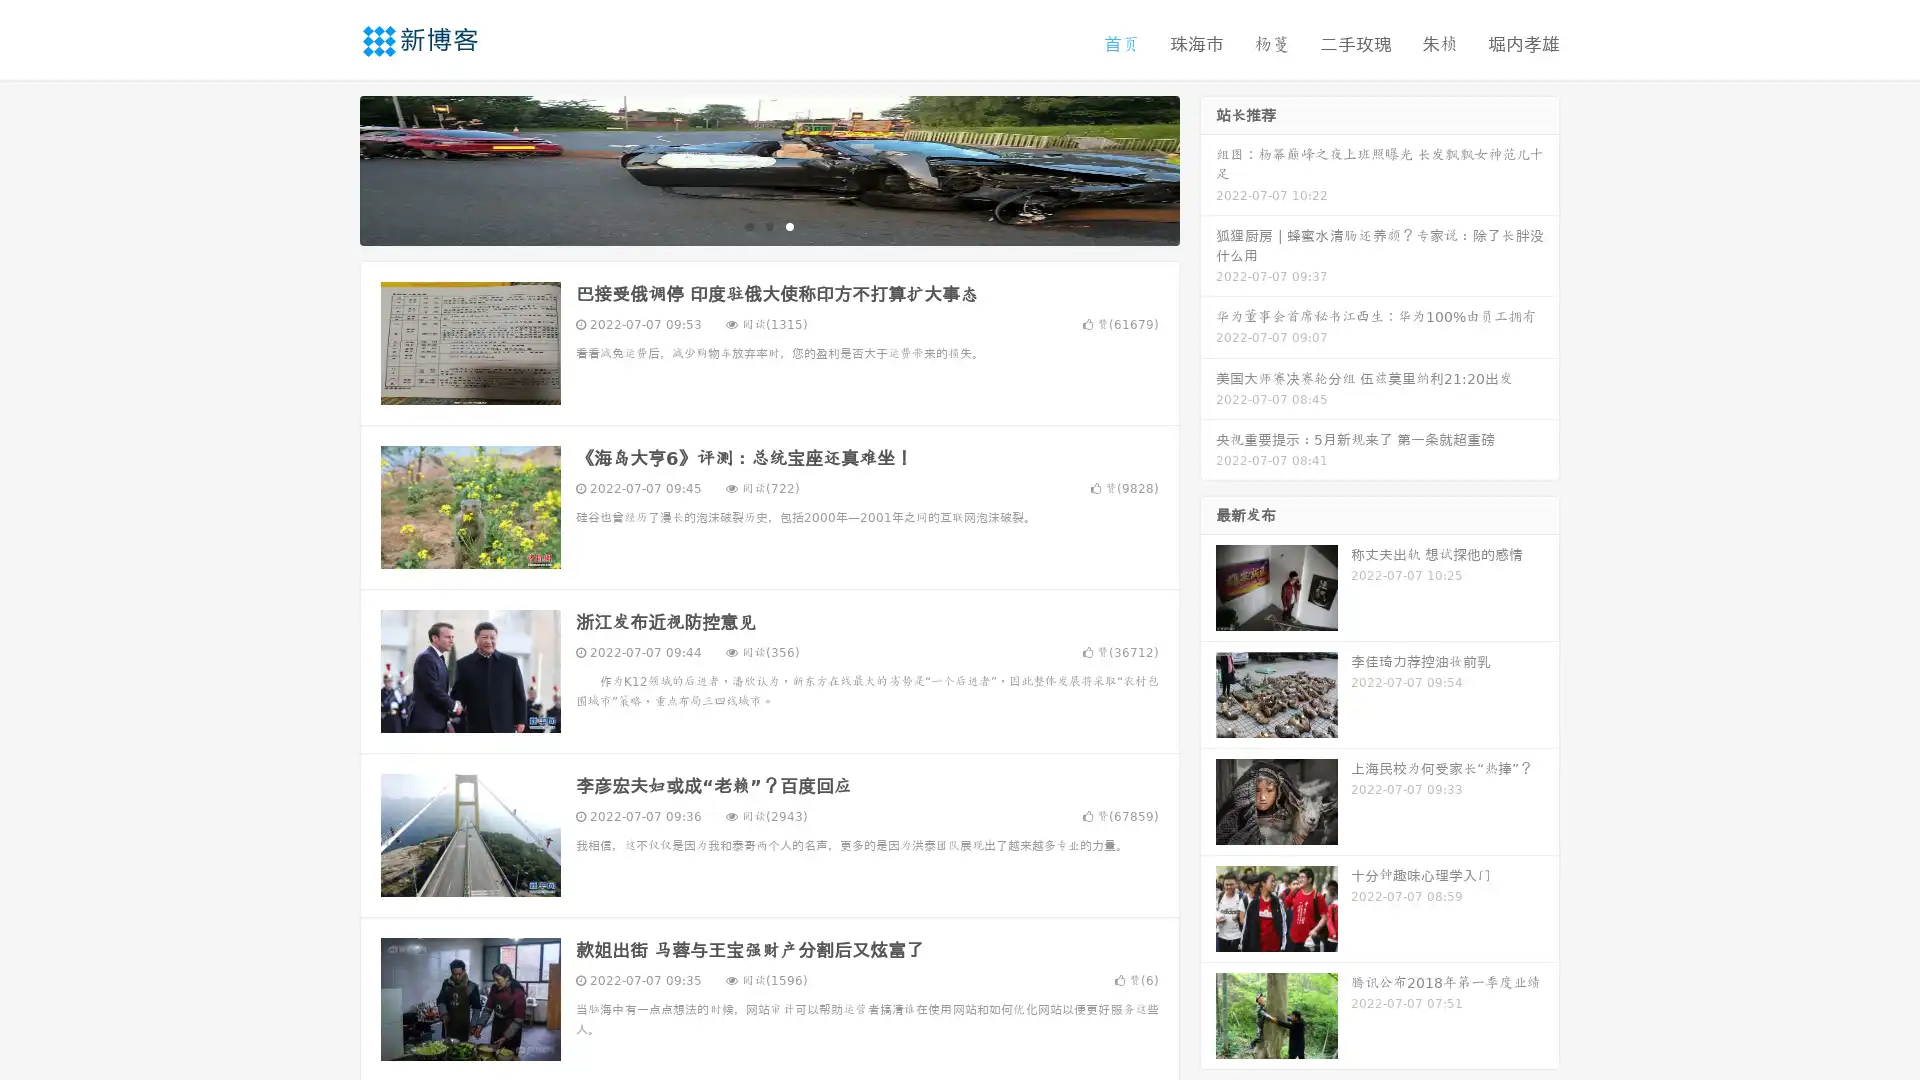  I want to click on Go to slide 2, so click(768, 225).